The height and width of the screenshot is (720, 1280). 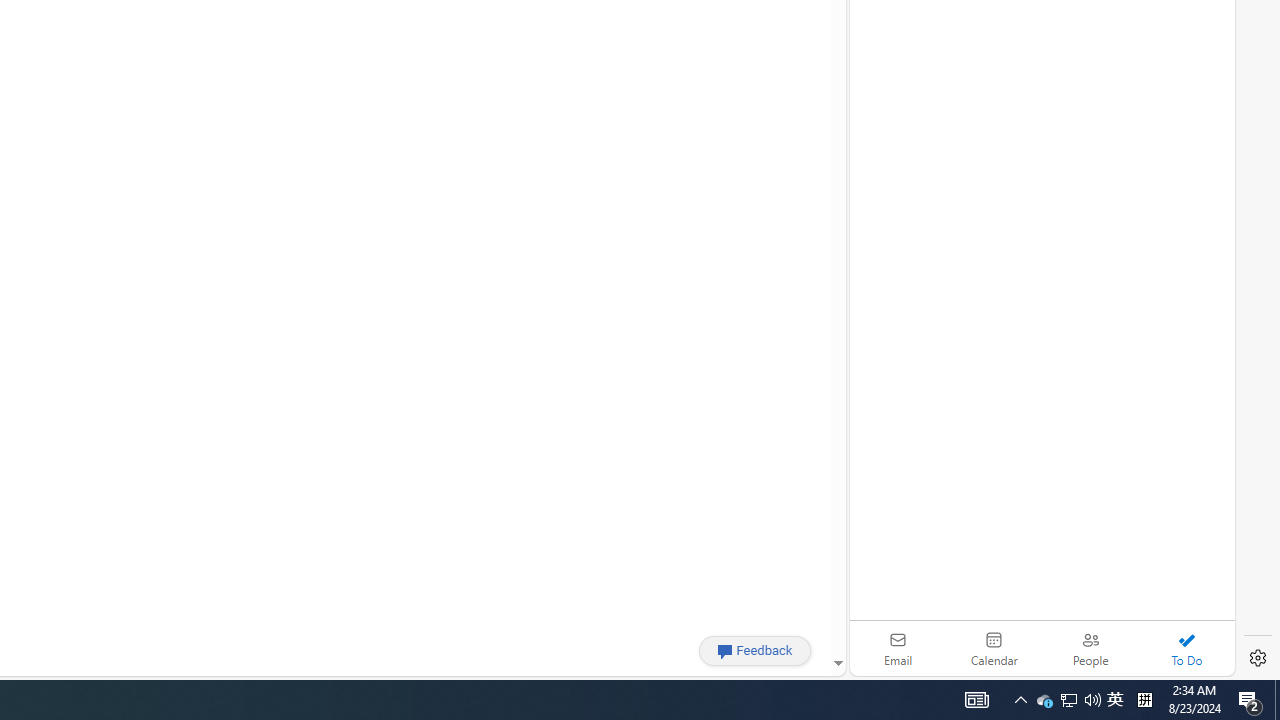 What do you see at coordinates (994, 648) in the screenshot?
I see `'Calendar. Date today is 22'` at bounding box center [994, 648].